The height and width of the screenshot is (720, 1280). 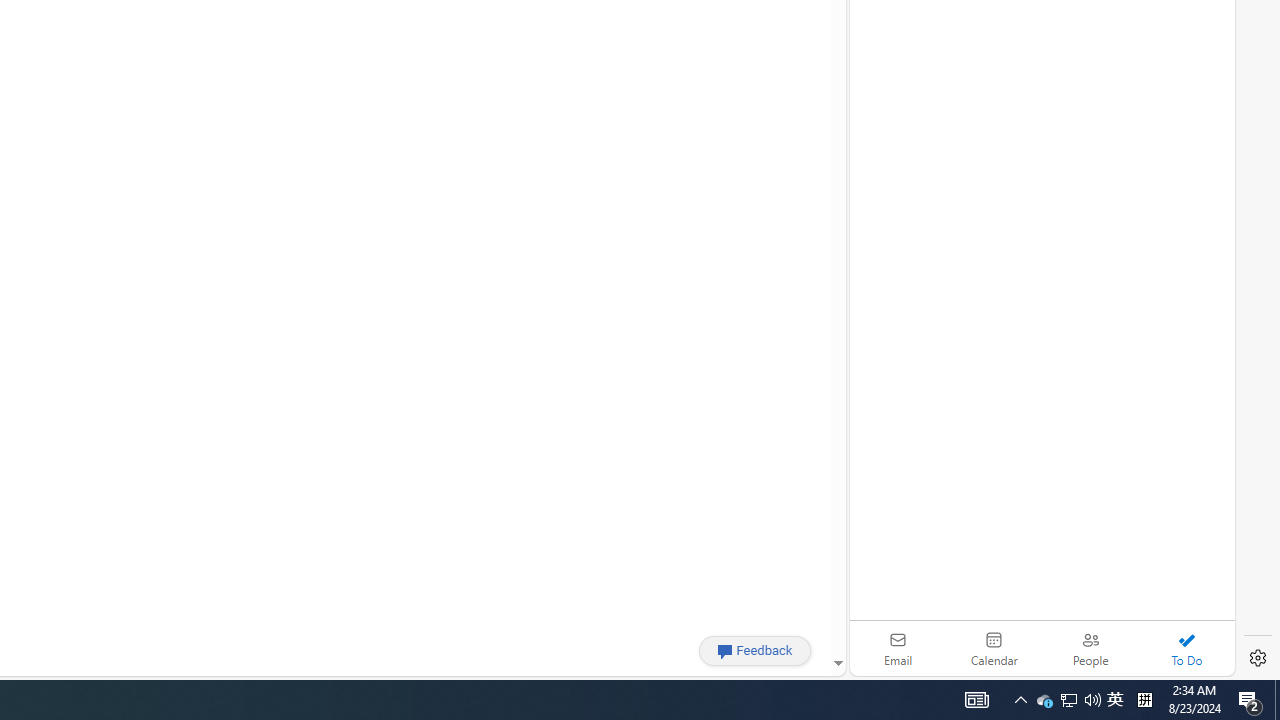 What do you see at coordinates (994, 648) in the screenshot?
I see `'Calendar. Date today is 22'` at bounding box center [994, 648].